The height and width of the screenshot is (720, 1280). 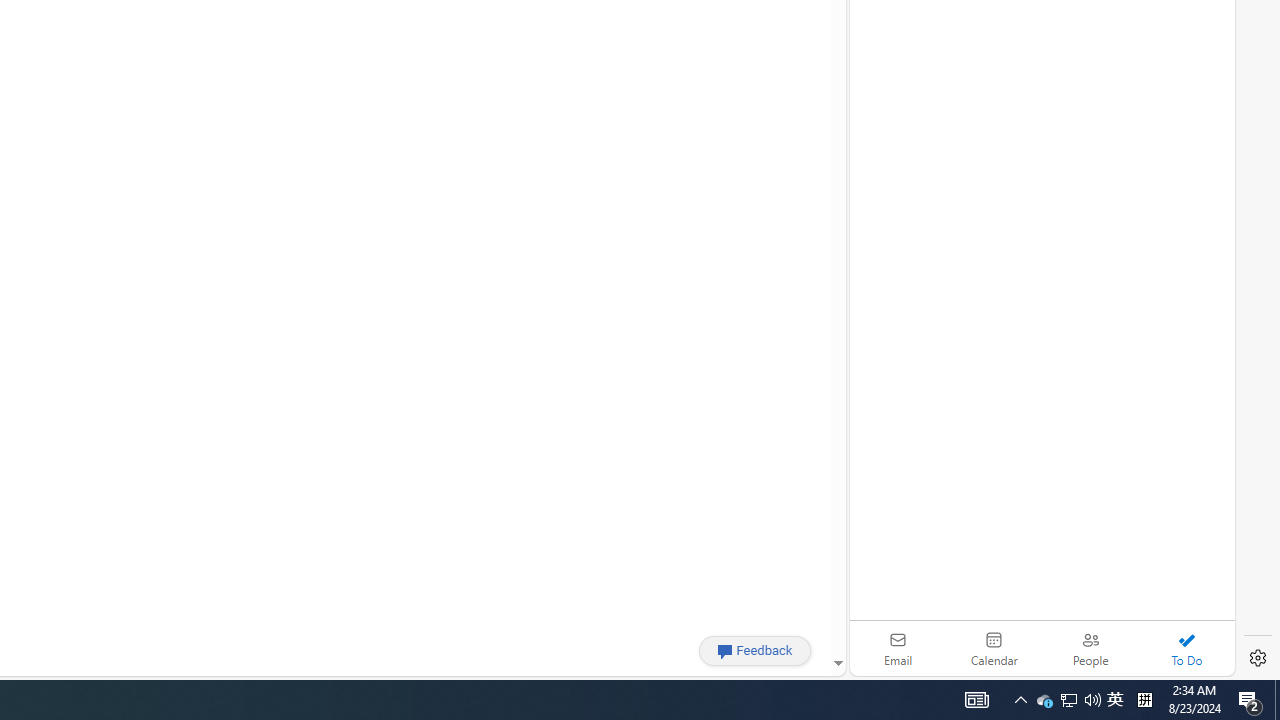 What do you see at coordinates (994, 648) in the screenshot?
I see `'Calendar. Date today is 22'` at bounding box center [994, 648].